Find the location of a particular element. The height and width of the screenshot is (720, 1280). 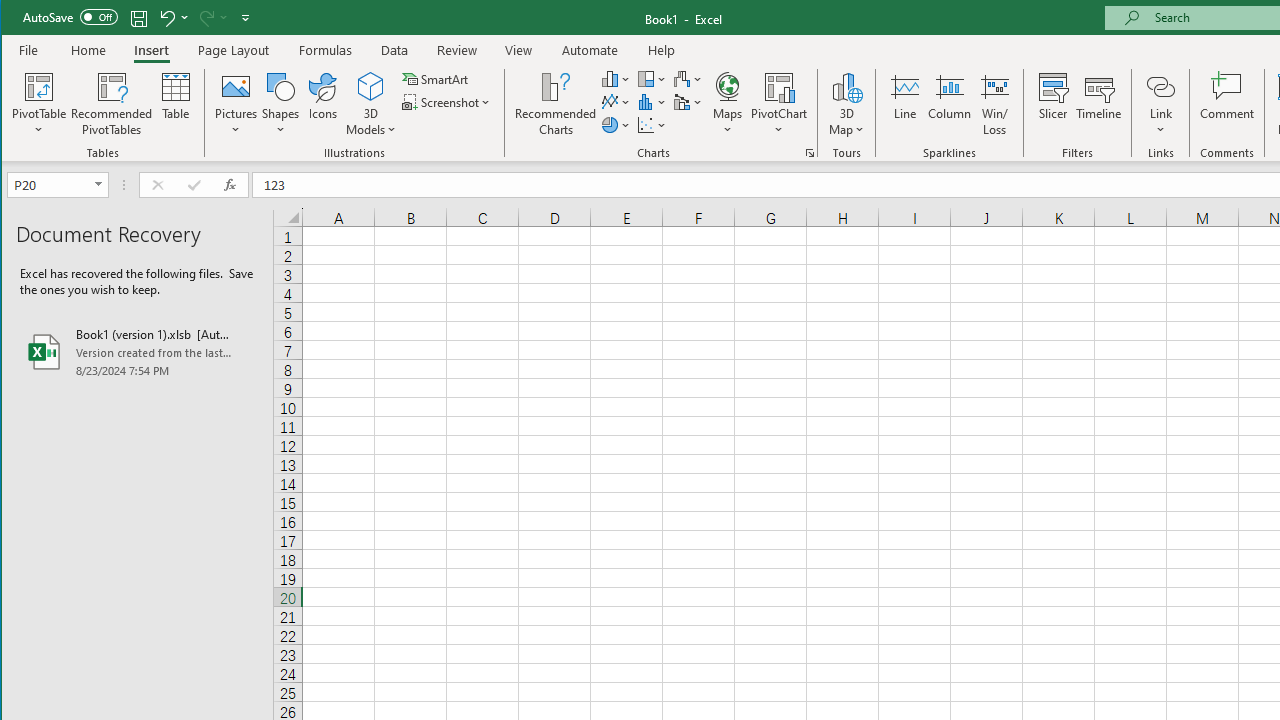

'Insert Hierarchy Chart' is located at coordinates (652, 78).